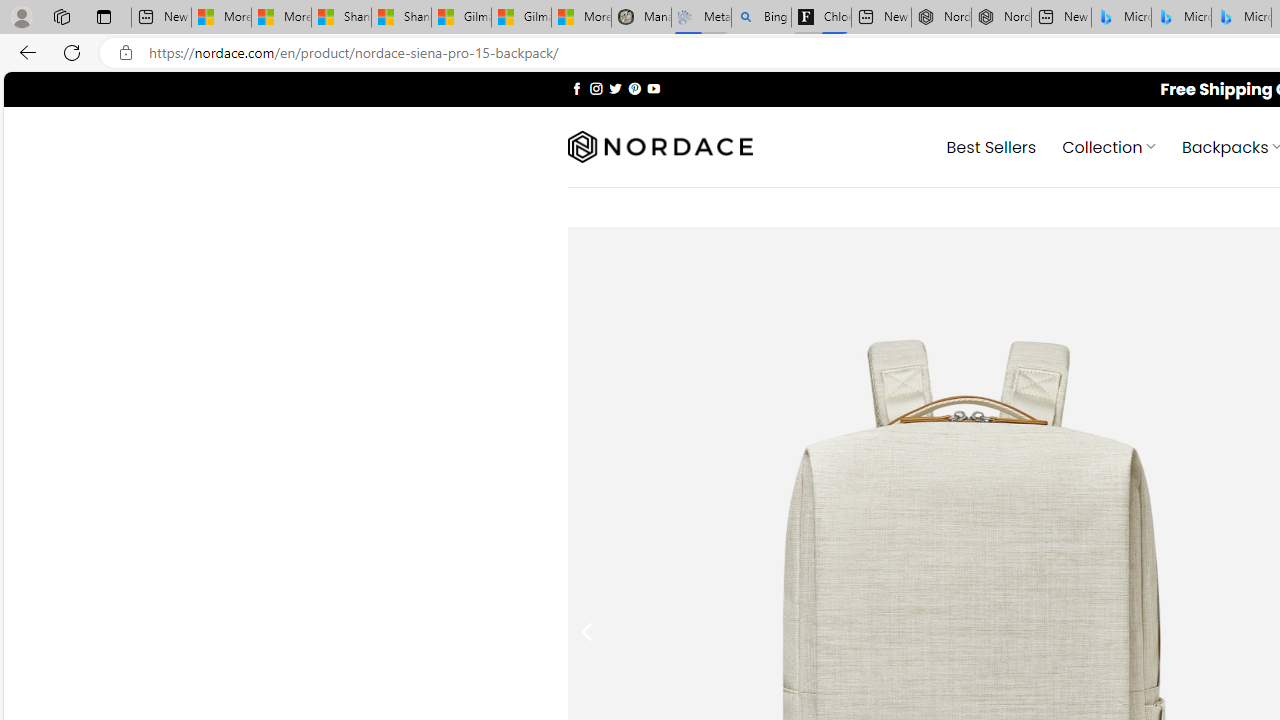  What do you see at coordinates (821, 17) in the screenshot?
I see `'Chloe Sorvino'` at bounding box center [821, 17].